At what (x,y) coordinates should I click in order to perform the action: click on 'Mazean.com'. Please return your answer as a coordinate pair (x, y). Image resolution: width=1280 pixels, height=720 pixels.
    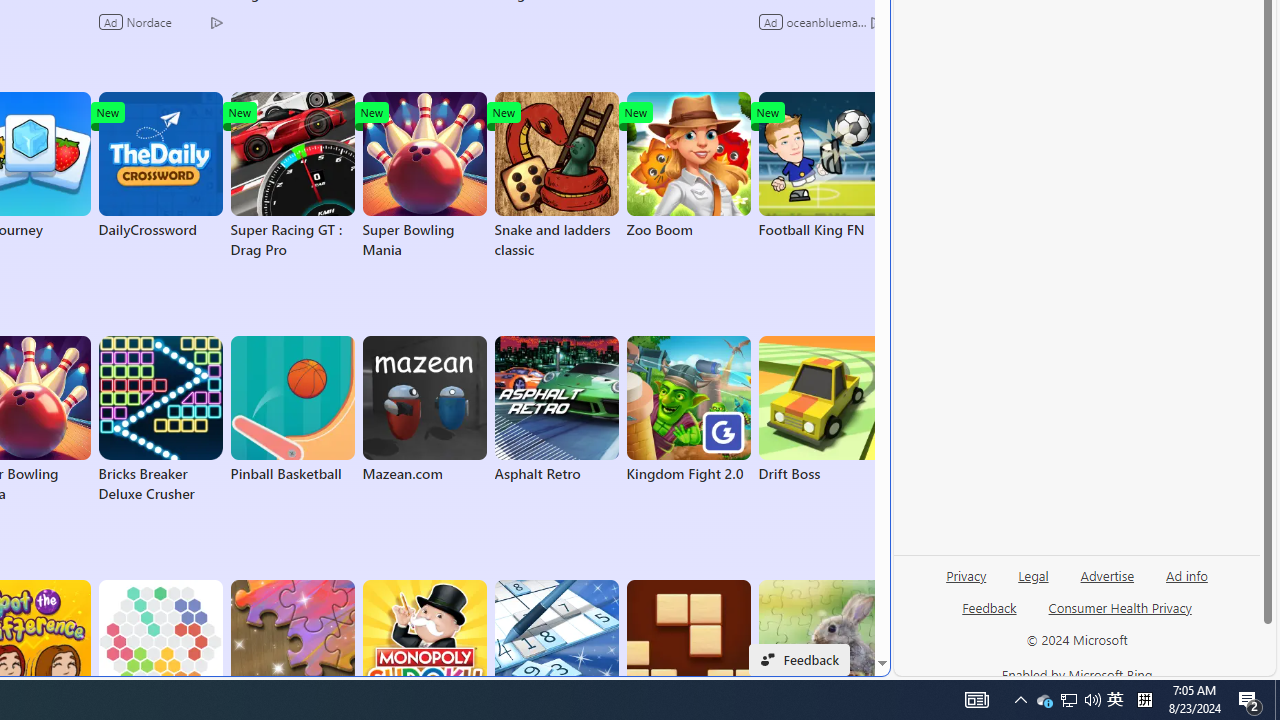
    Looking at the image, I should click on (423, 409).